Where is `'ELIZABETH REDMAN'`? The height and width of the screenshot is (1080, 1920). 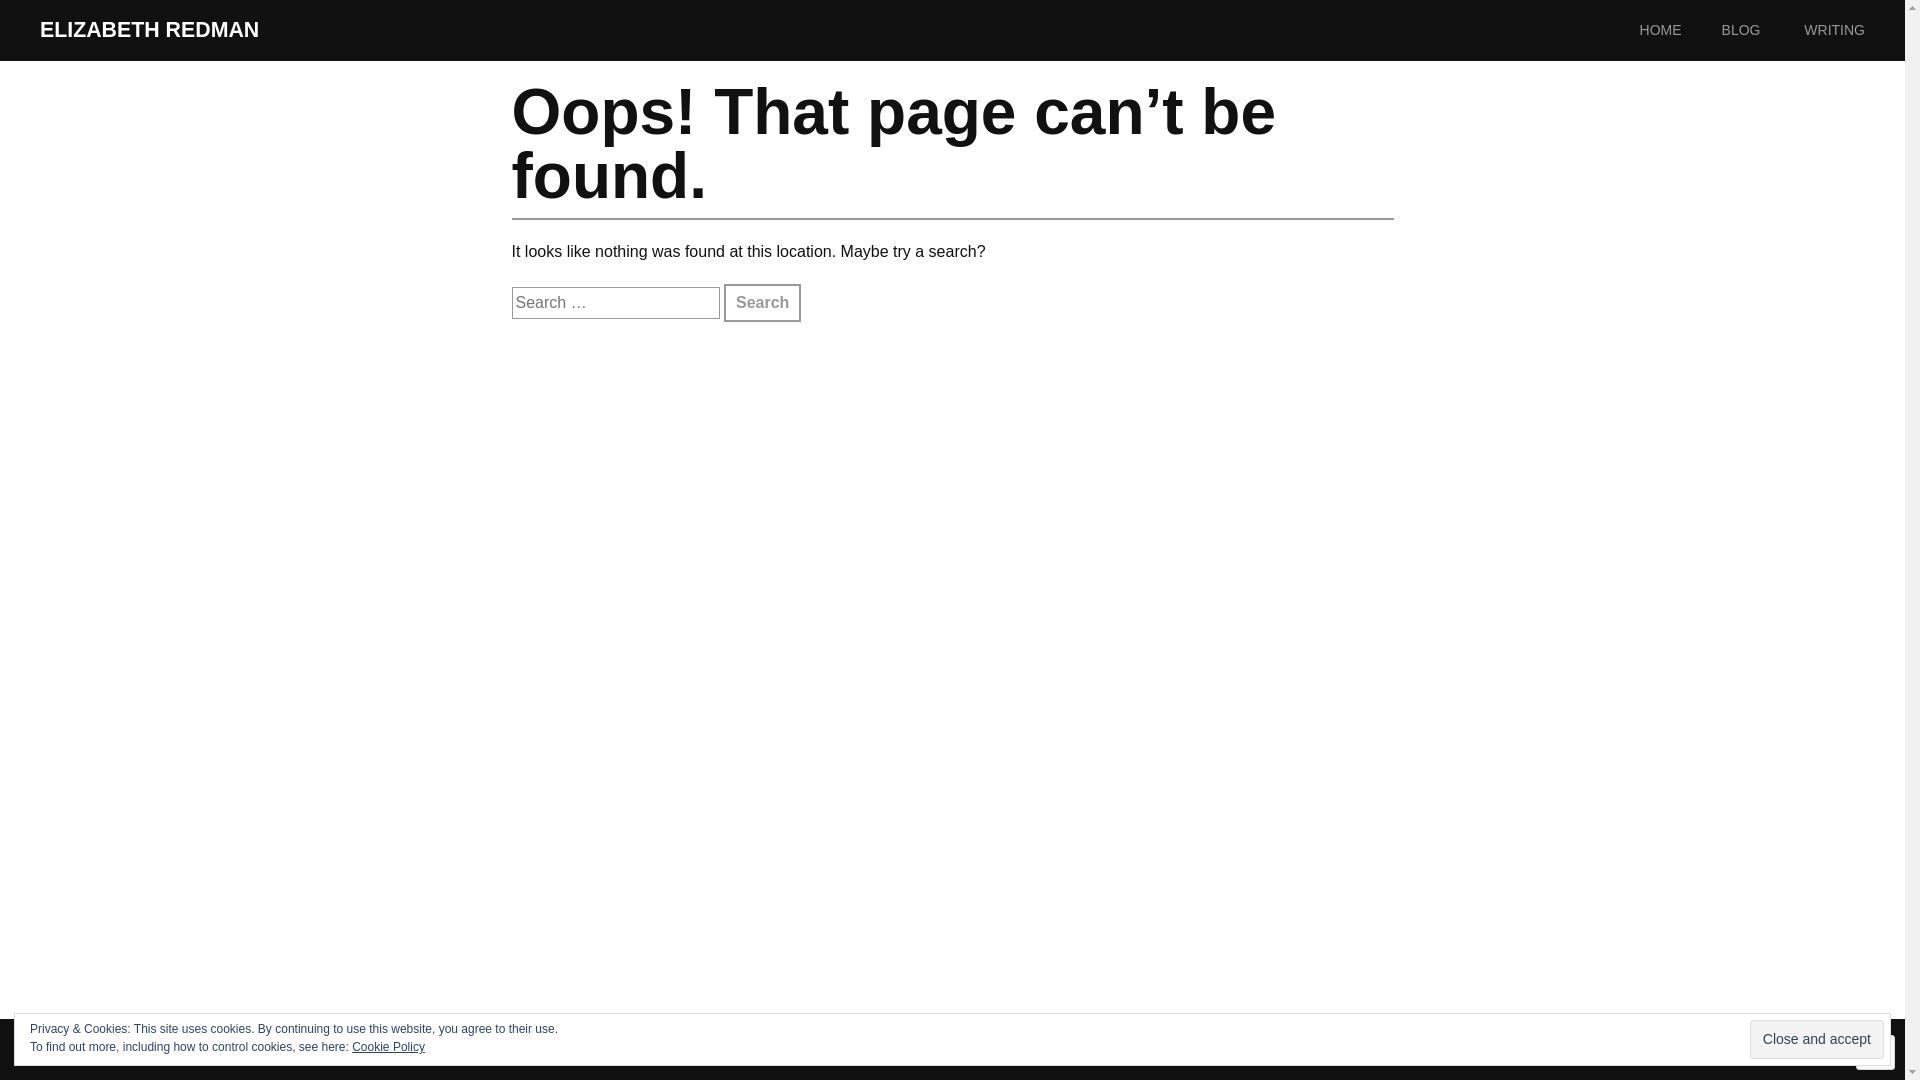
'ELIZABETH REDMAN' is located at coordinates (148, 30).